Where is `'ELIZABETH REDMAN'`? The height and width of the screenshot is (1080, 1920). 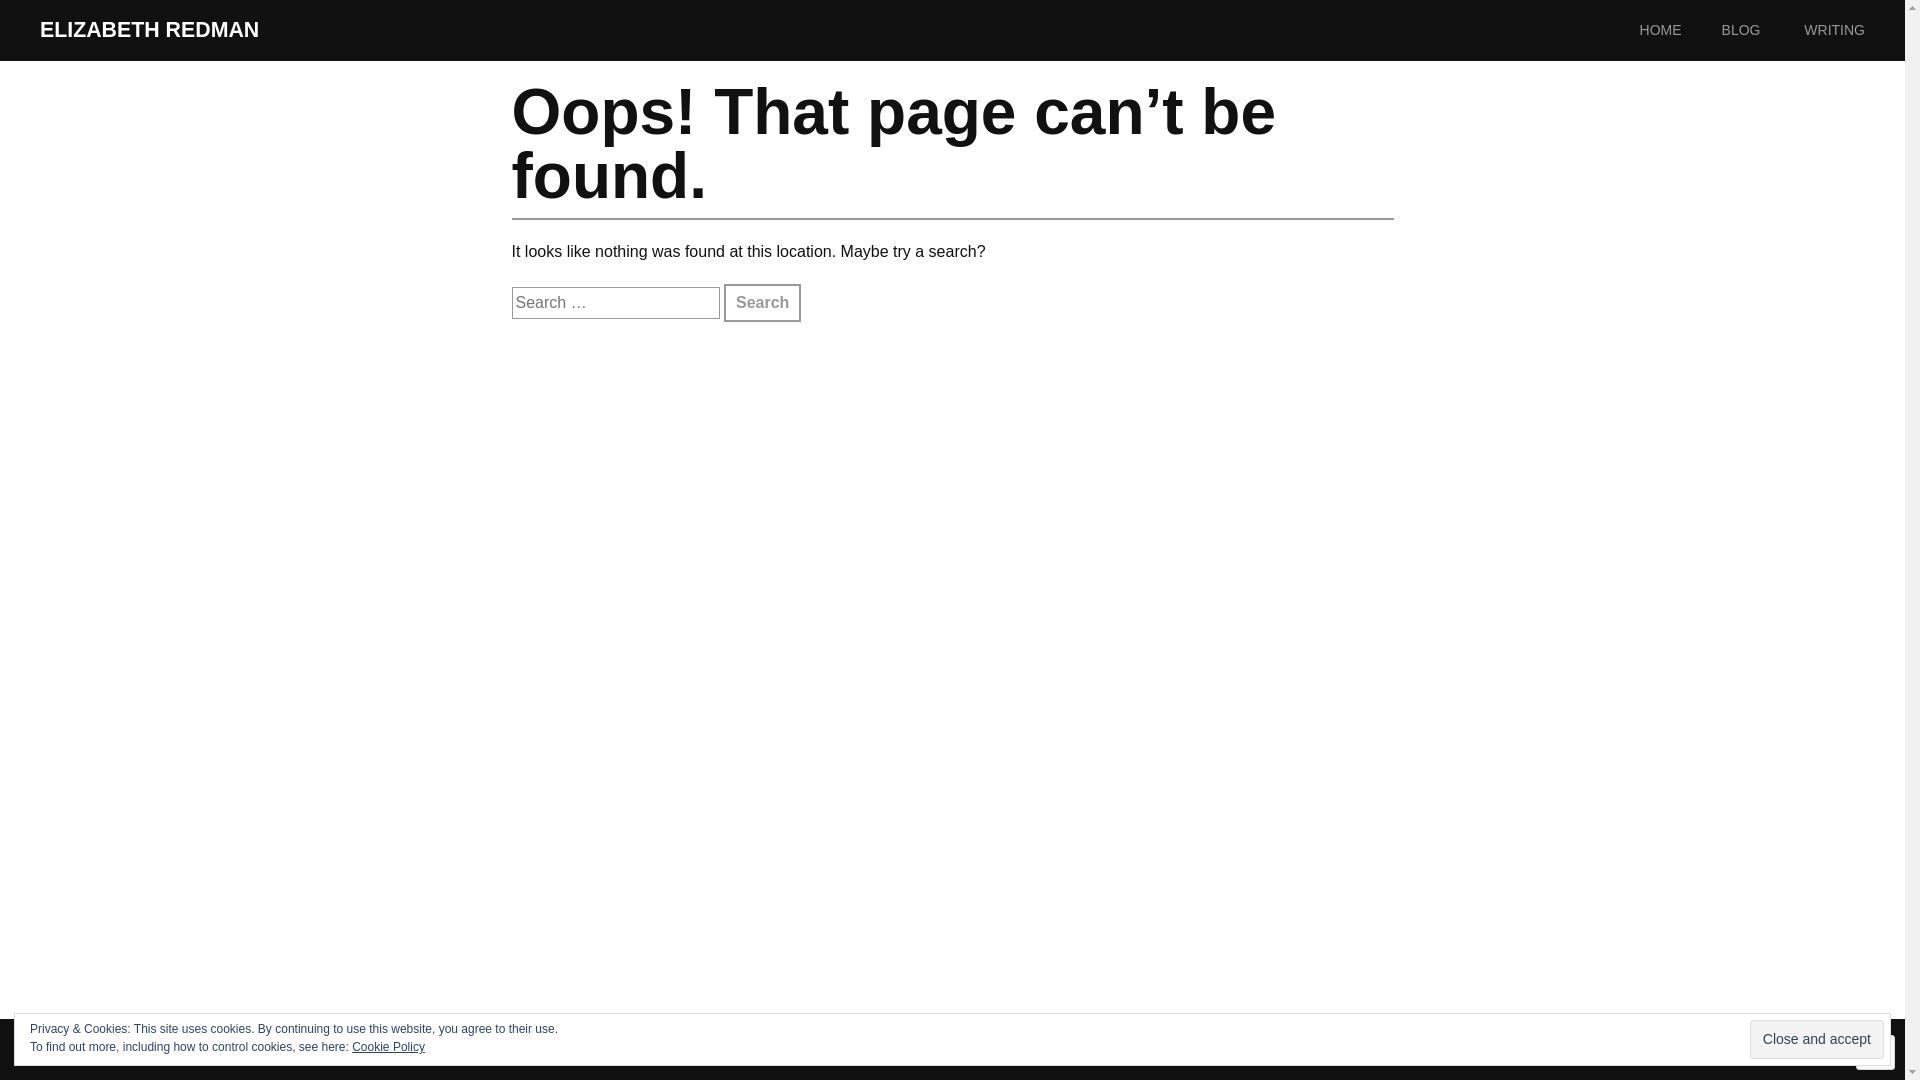
'ELIZABETH REDMAN' is located at coordinates (148, 30).